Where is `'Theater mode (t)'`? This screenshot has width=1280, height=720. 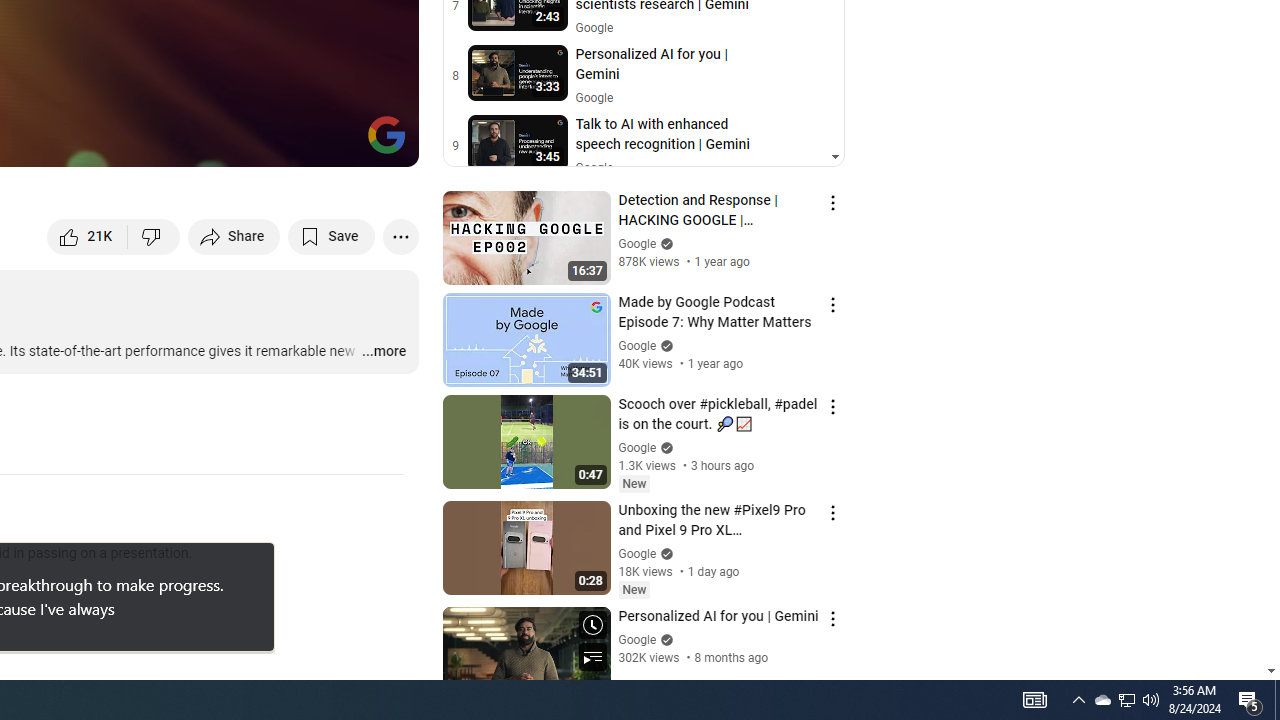 'Theater mode (t)' is located at coordinates (334, 141).